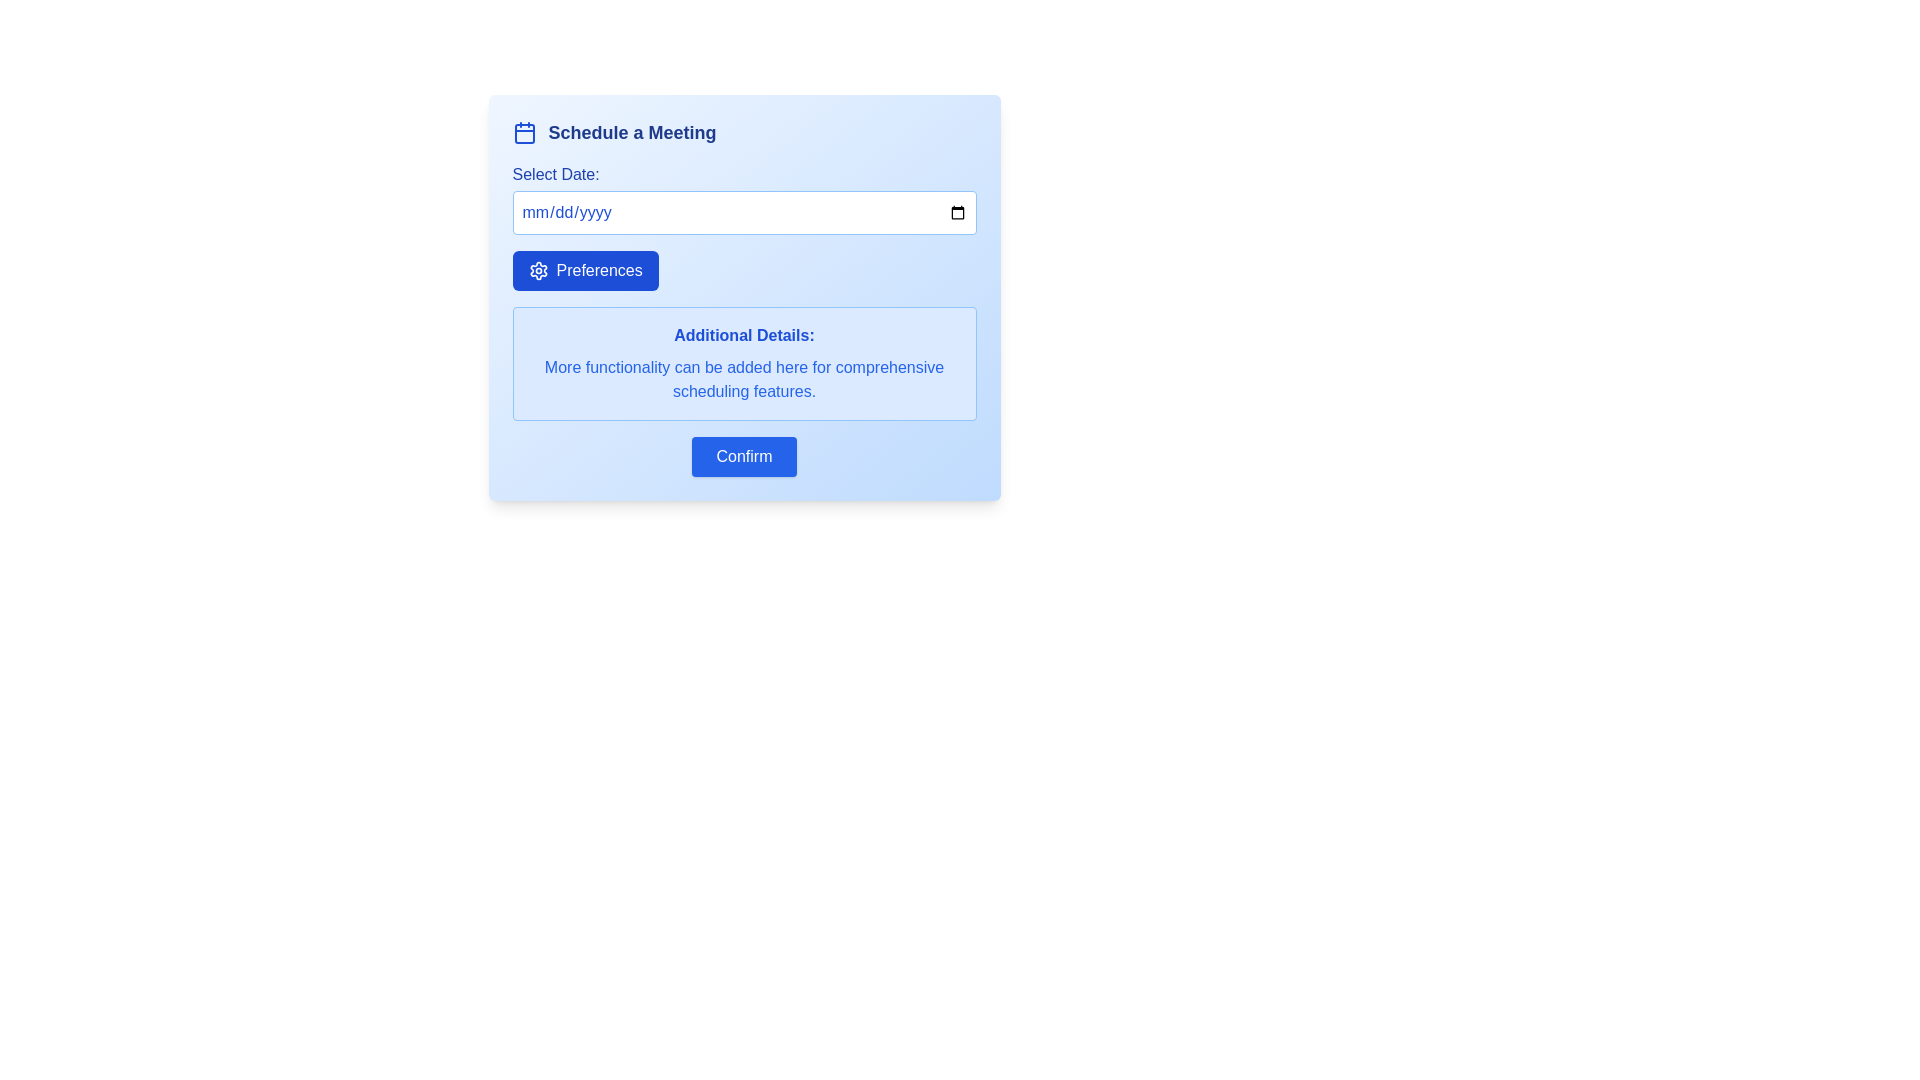  What do you see at coordinates (524, 132) in the screenshot?
I see `the blue calendar icon located at the top-left corner of the 'Schedule a Meeting' card, which features a square outline with rounded corners and two vertical bars resembling hooks` at bounding box center [524, 132].